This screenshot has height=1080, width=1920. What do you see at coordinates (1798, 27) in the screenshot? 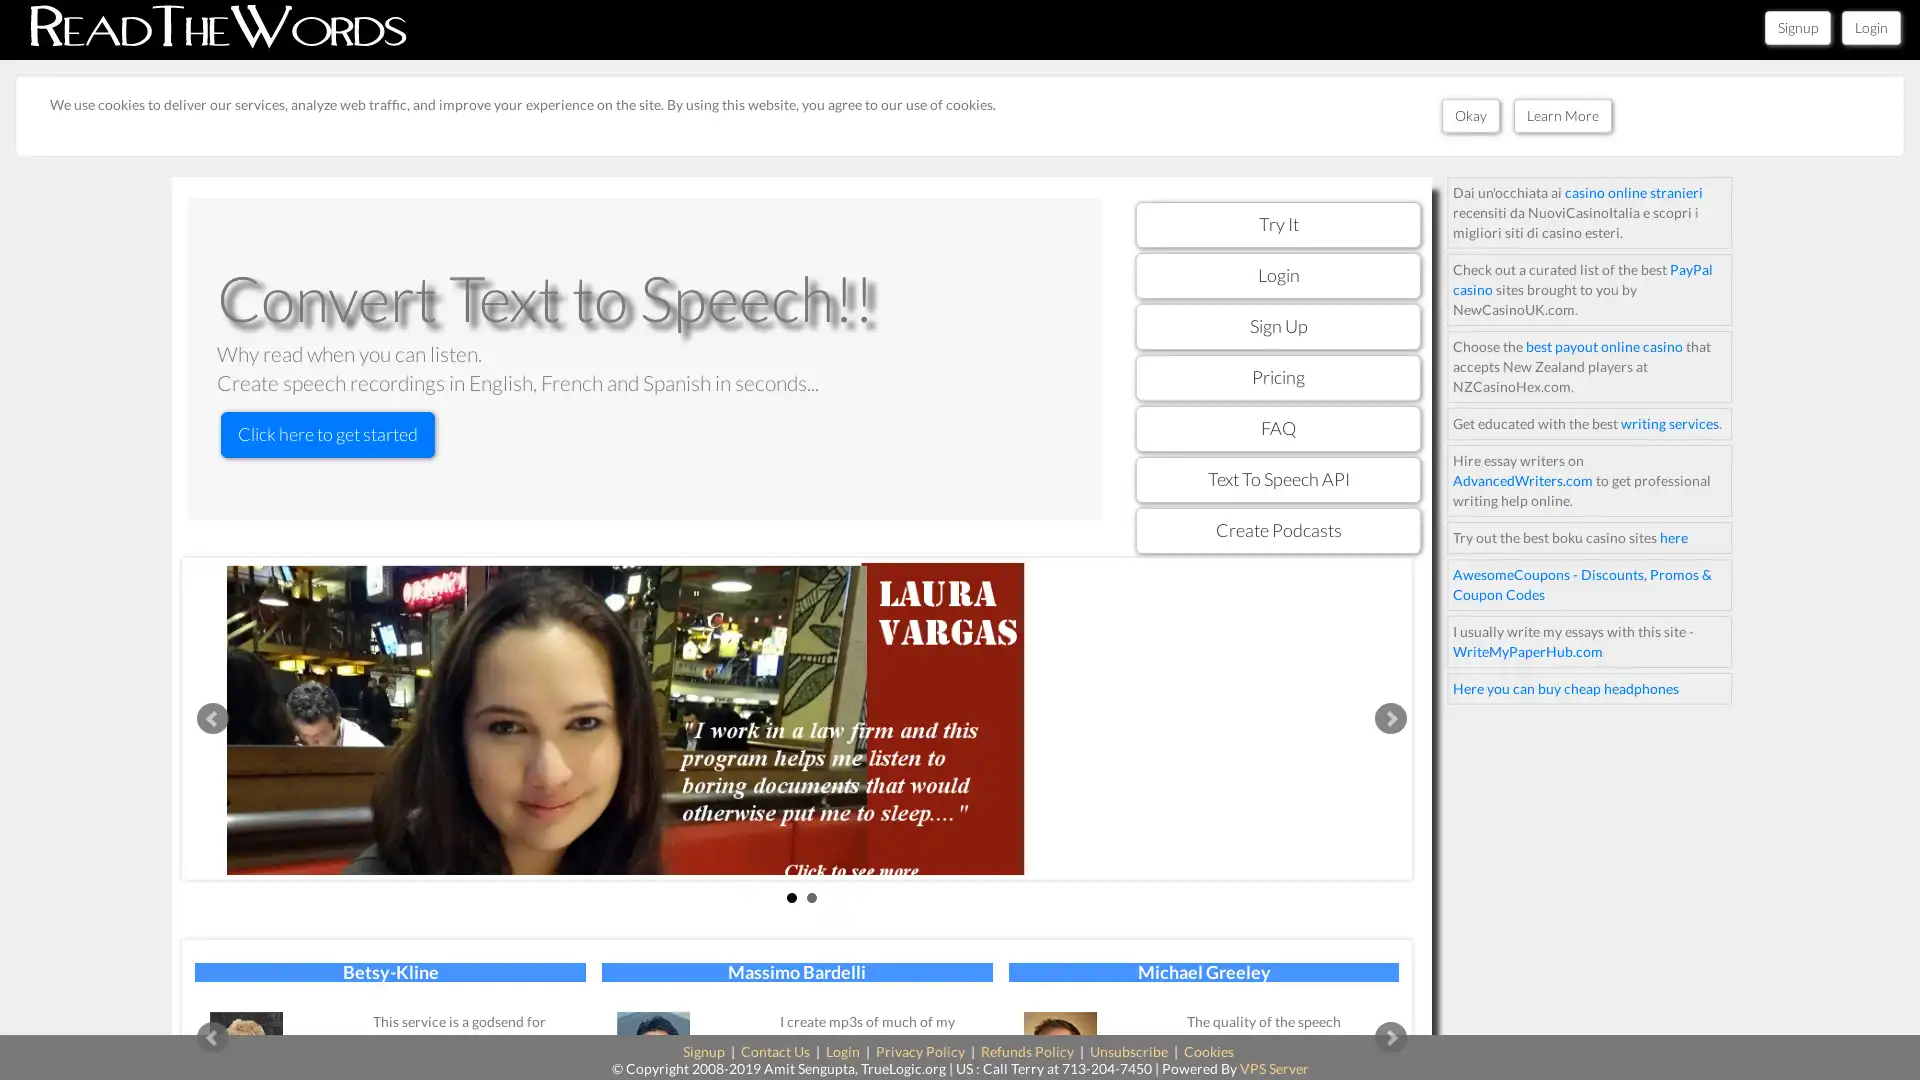
I see `Signup` at bounding box center [1798, 27].